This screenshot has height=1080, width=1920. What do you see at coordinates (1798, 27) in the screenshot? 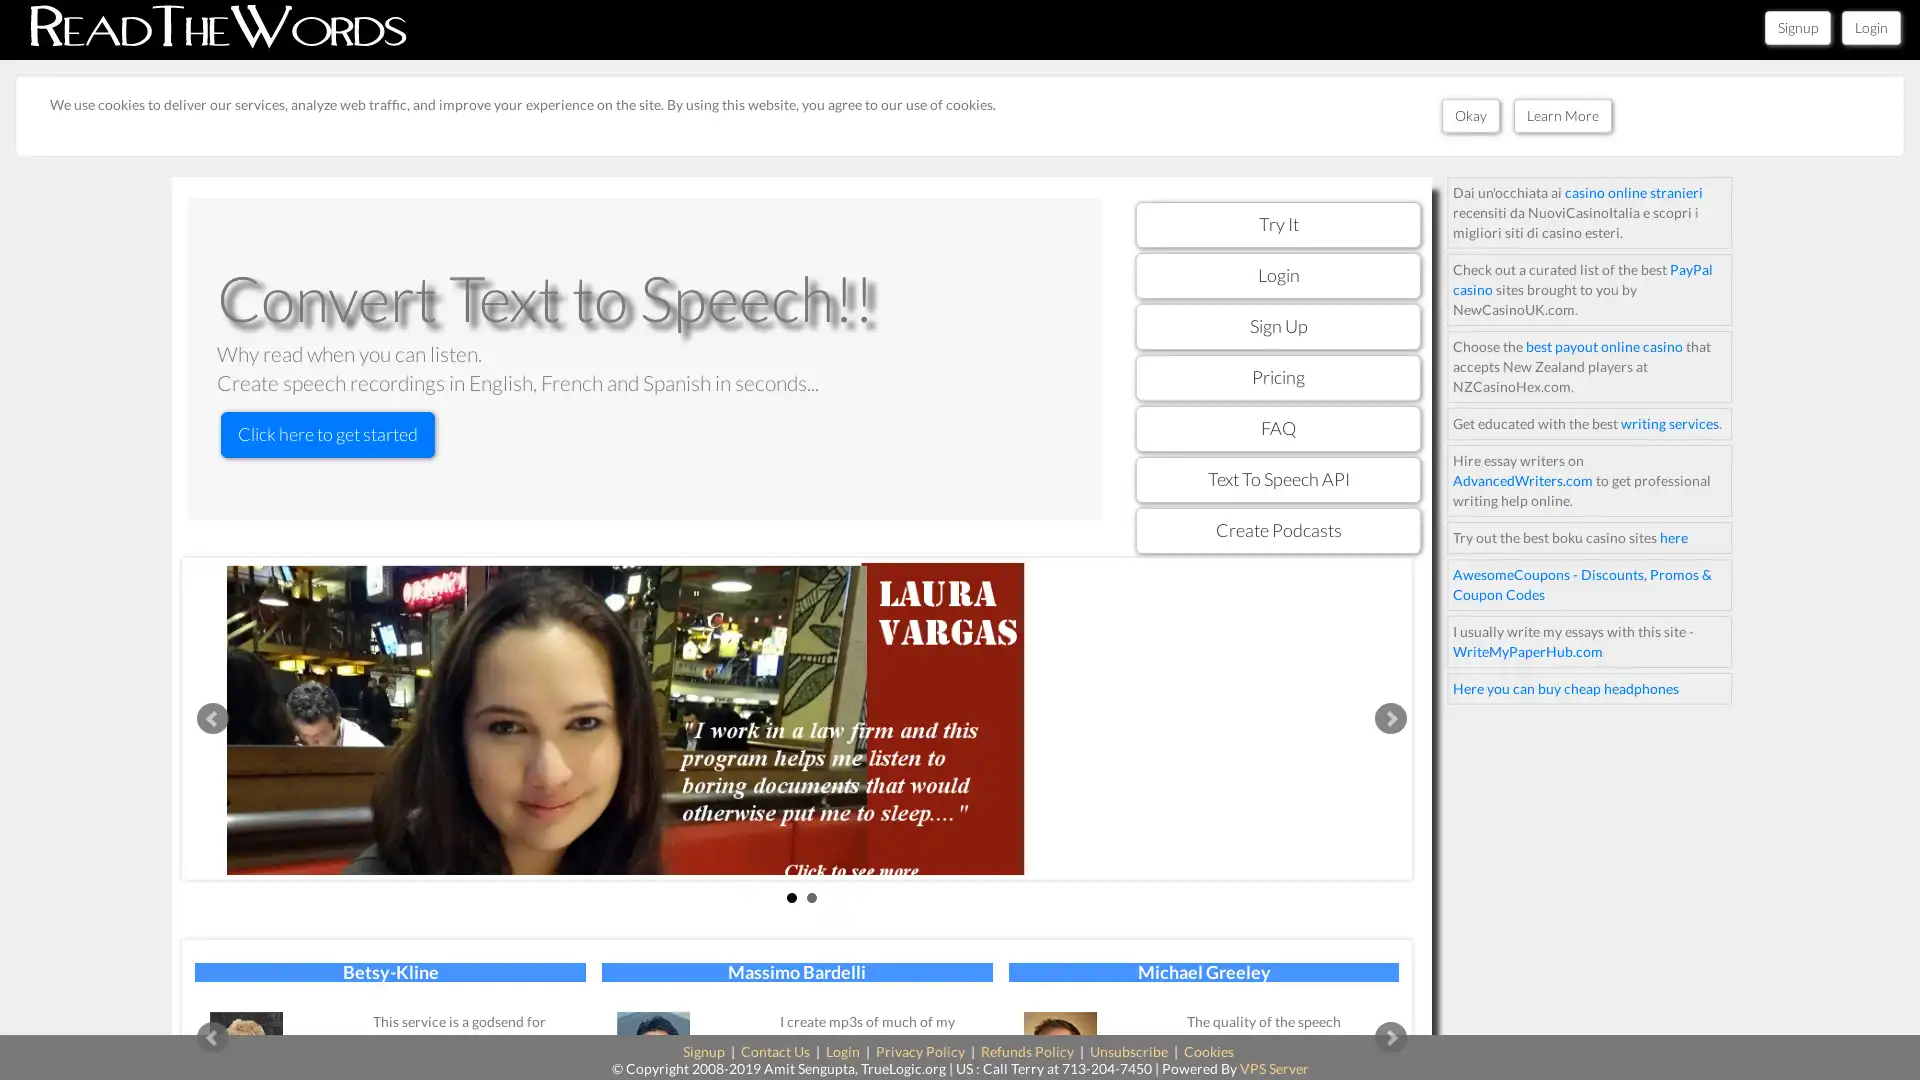
I see `Signup` at bounding box center [1798, 27].